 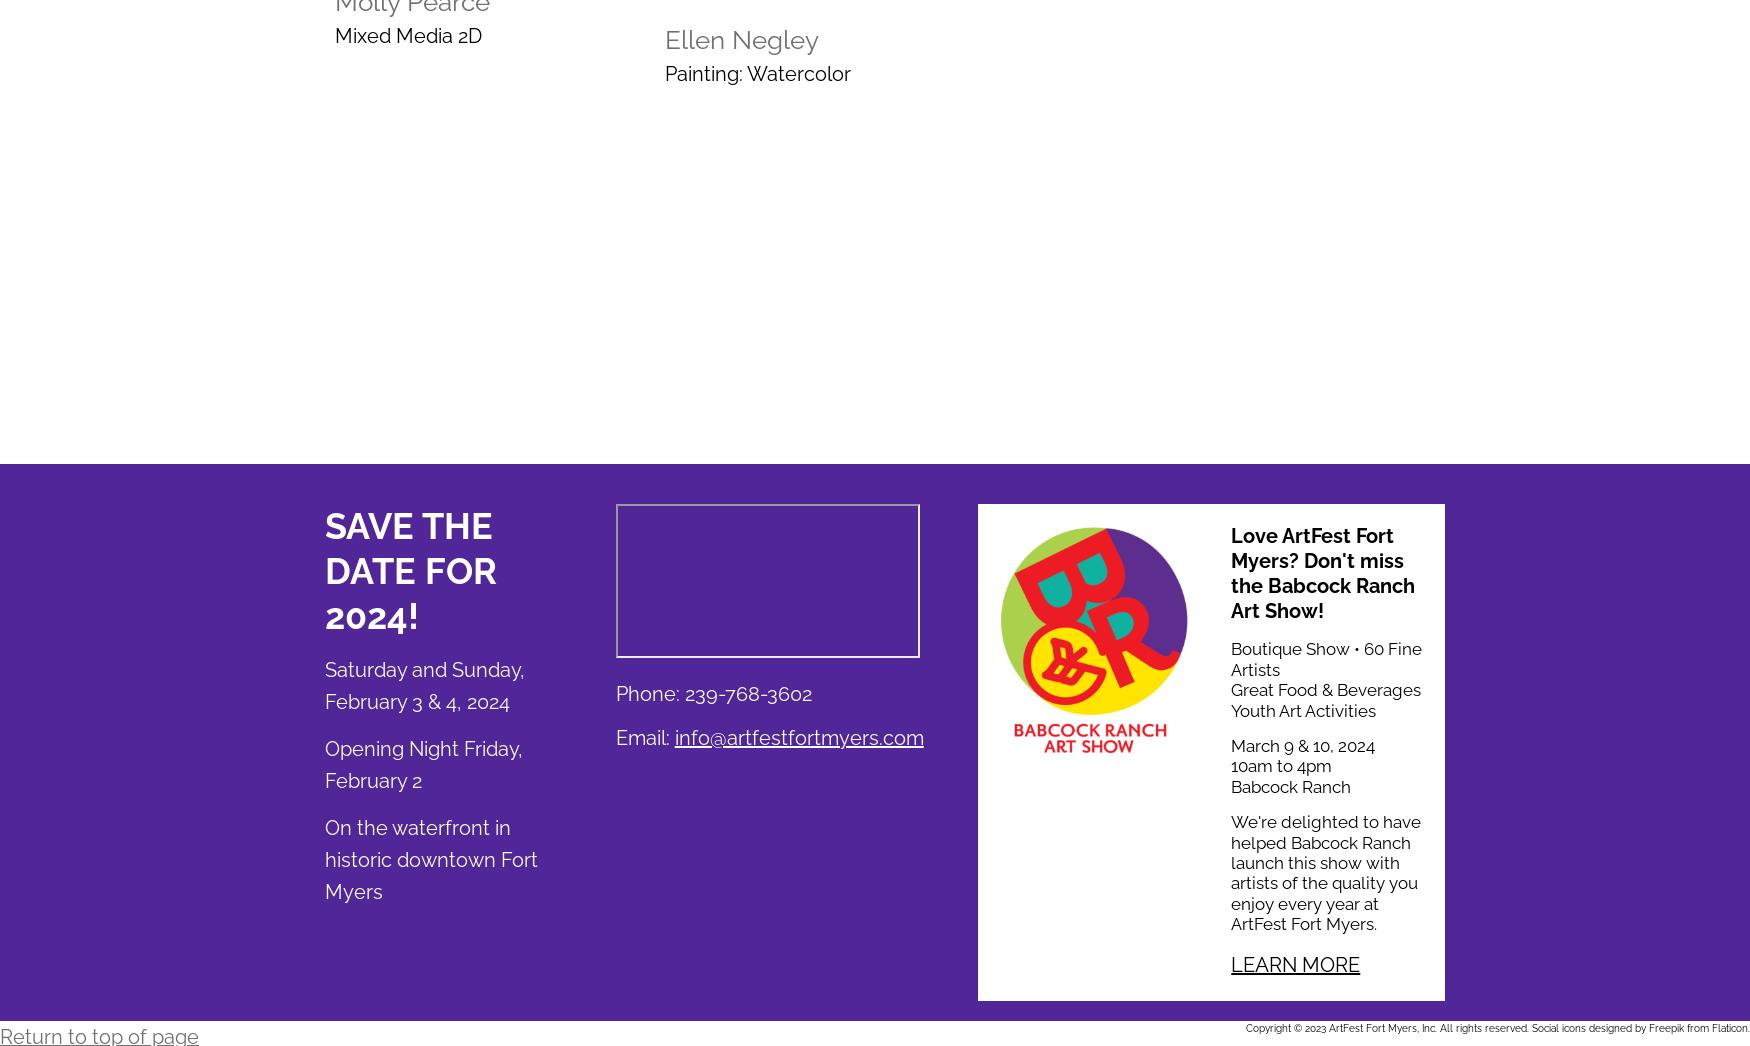 I want to click on 'Great Food & Beverages', so click(x=1325, y=690).